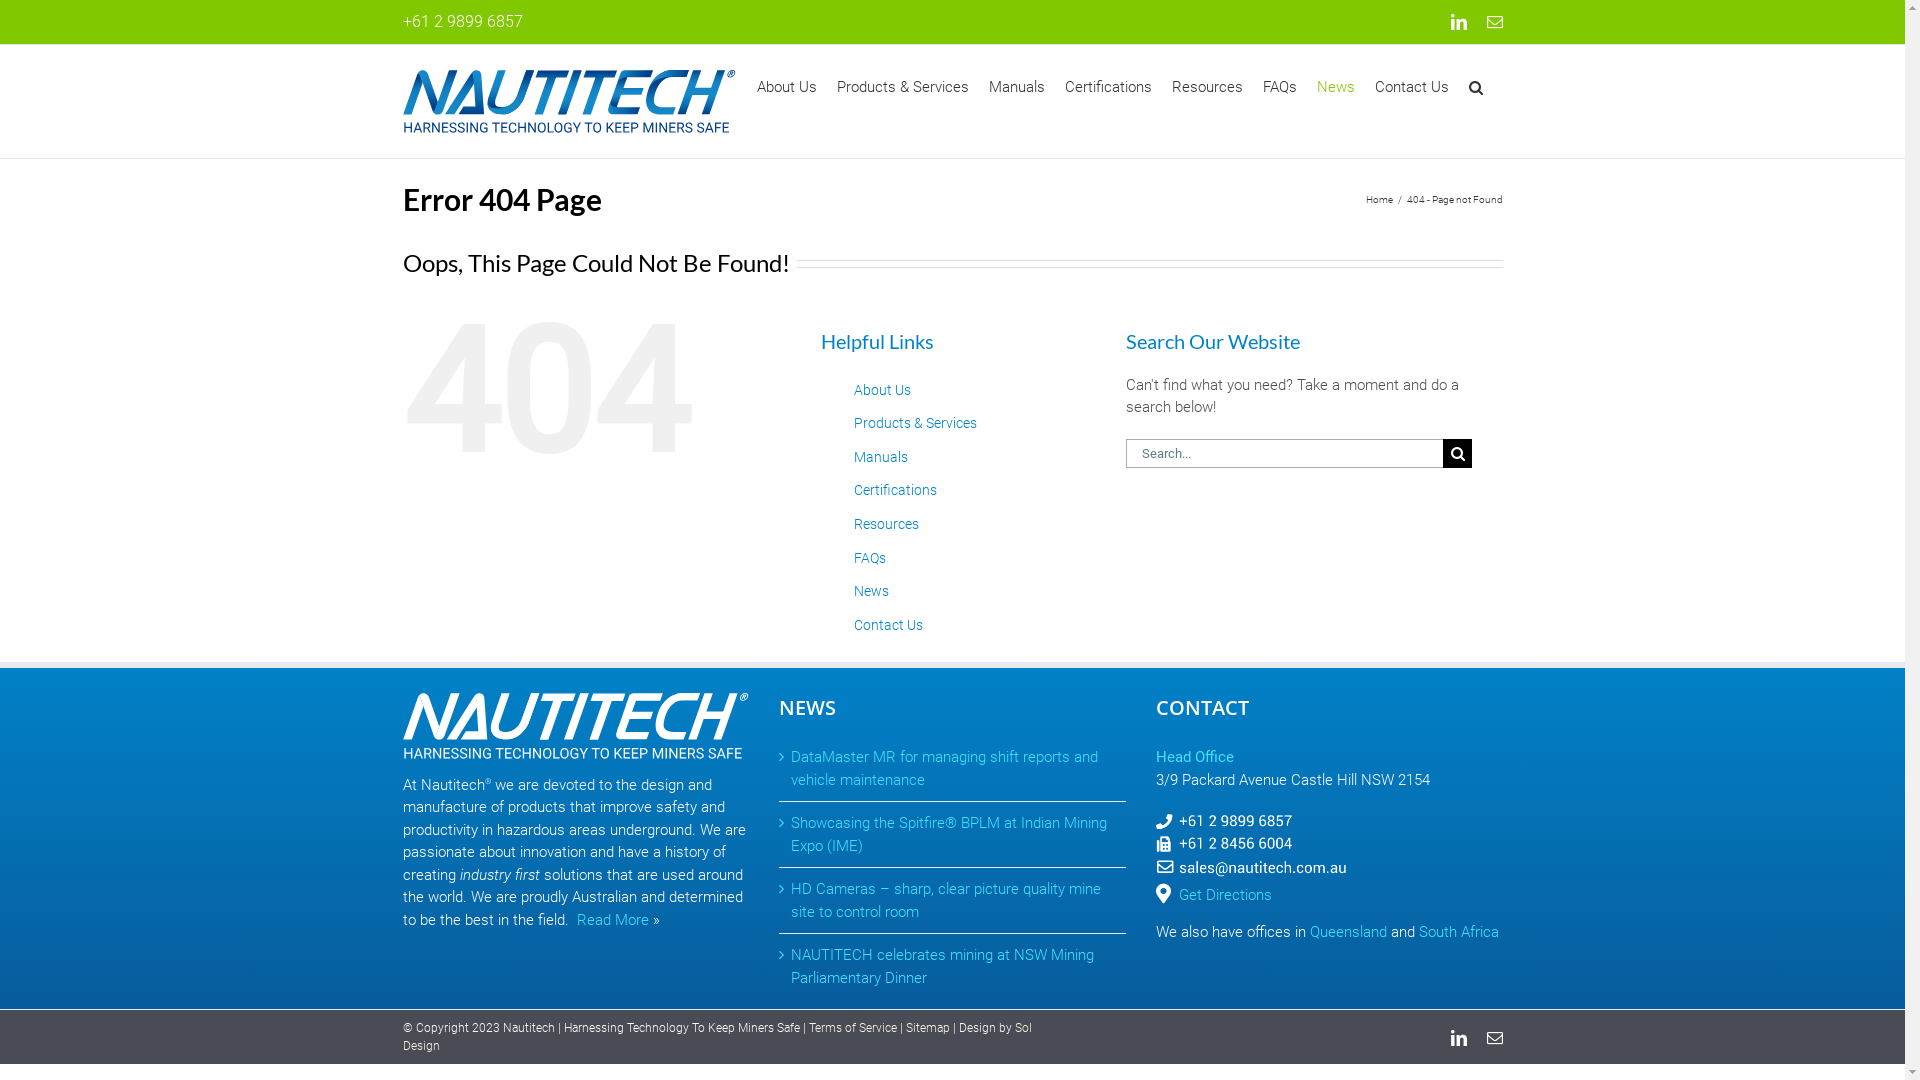 Image resolution: width=1920 pixels, height=1080 pixels. What do you see at coordinates (851, 1028) in the screenshot?
I see `'Terms of Service'` at bounding box center [851, 1028].